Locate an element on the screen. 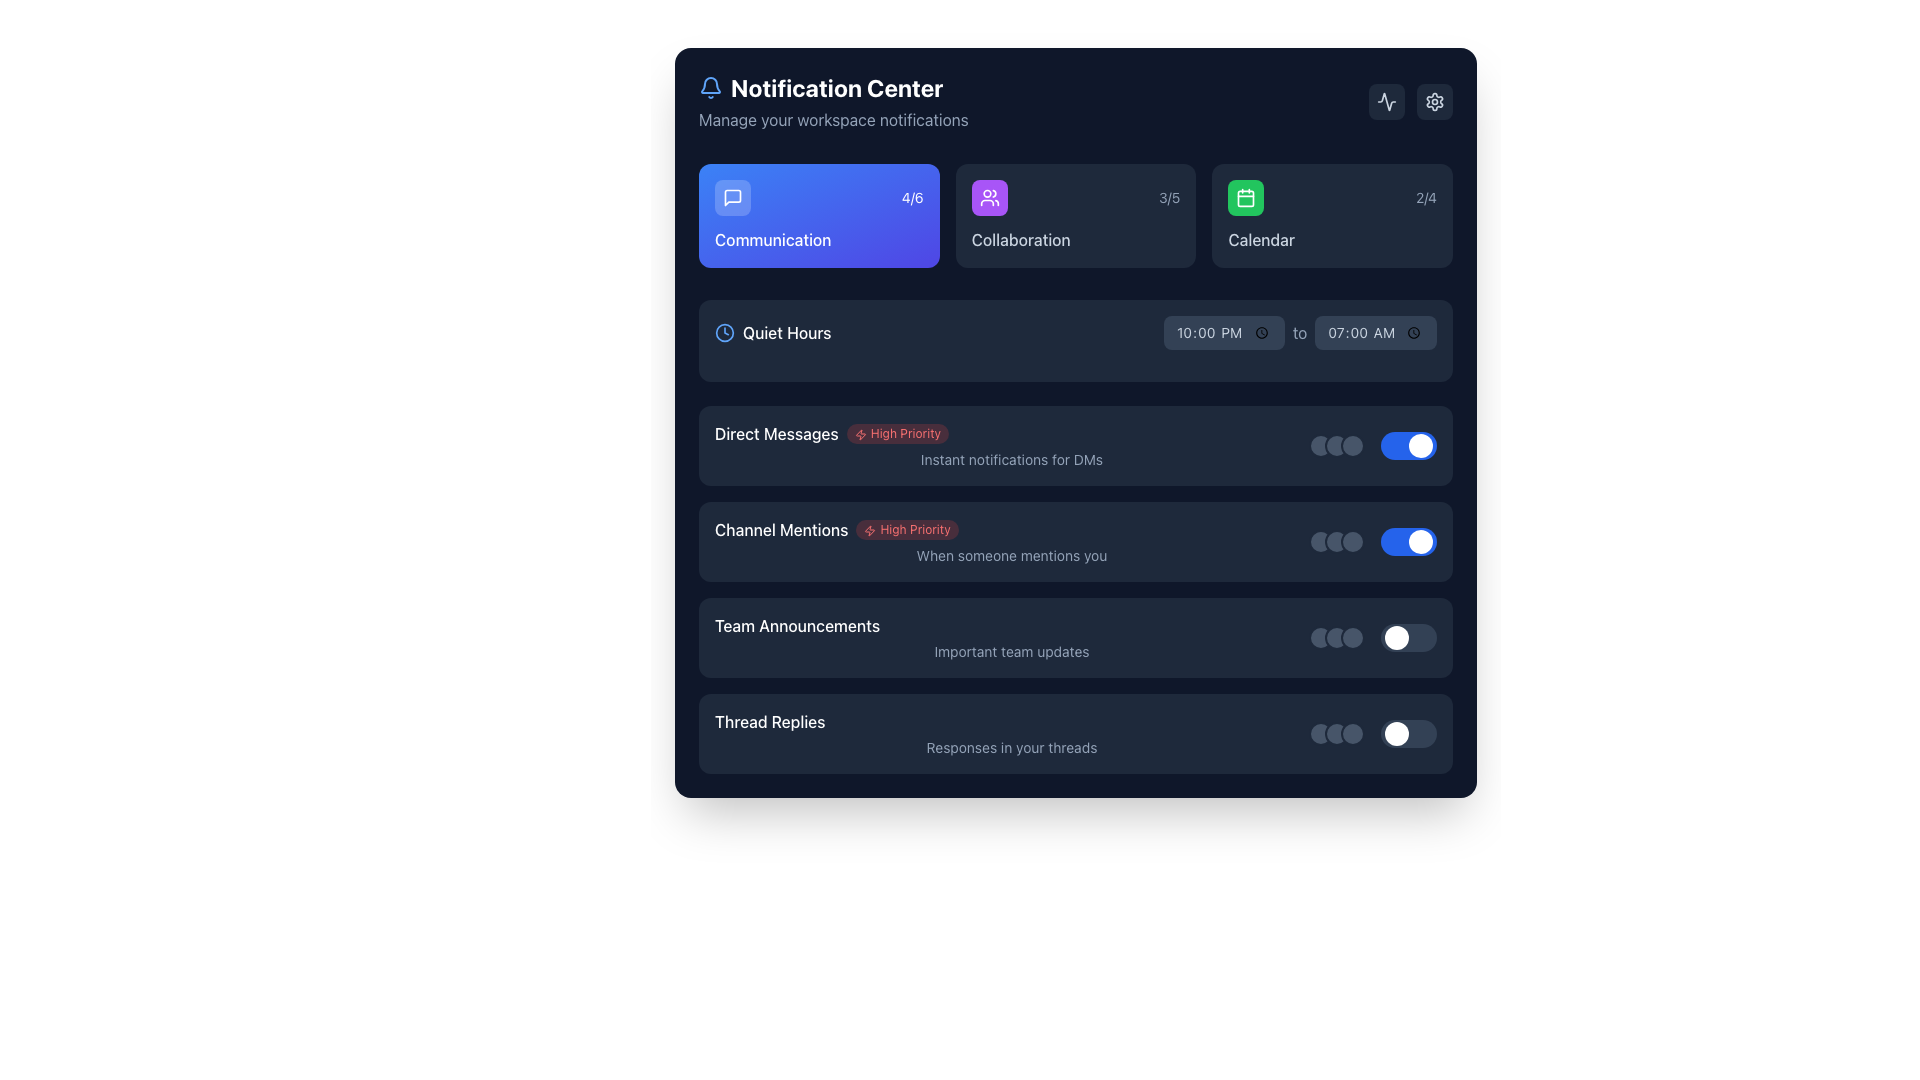 This screenshot has width=1920, height=1080. the 'Thread Replies' static text label, which is styled with a white font and located at the bottom of the notification preferences list is located at coordinates (769, 721).